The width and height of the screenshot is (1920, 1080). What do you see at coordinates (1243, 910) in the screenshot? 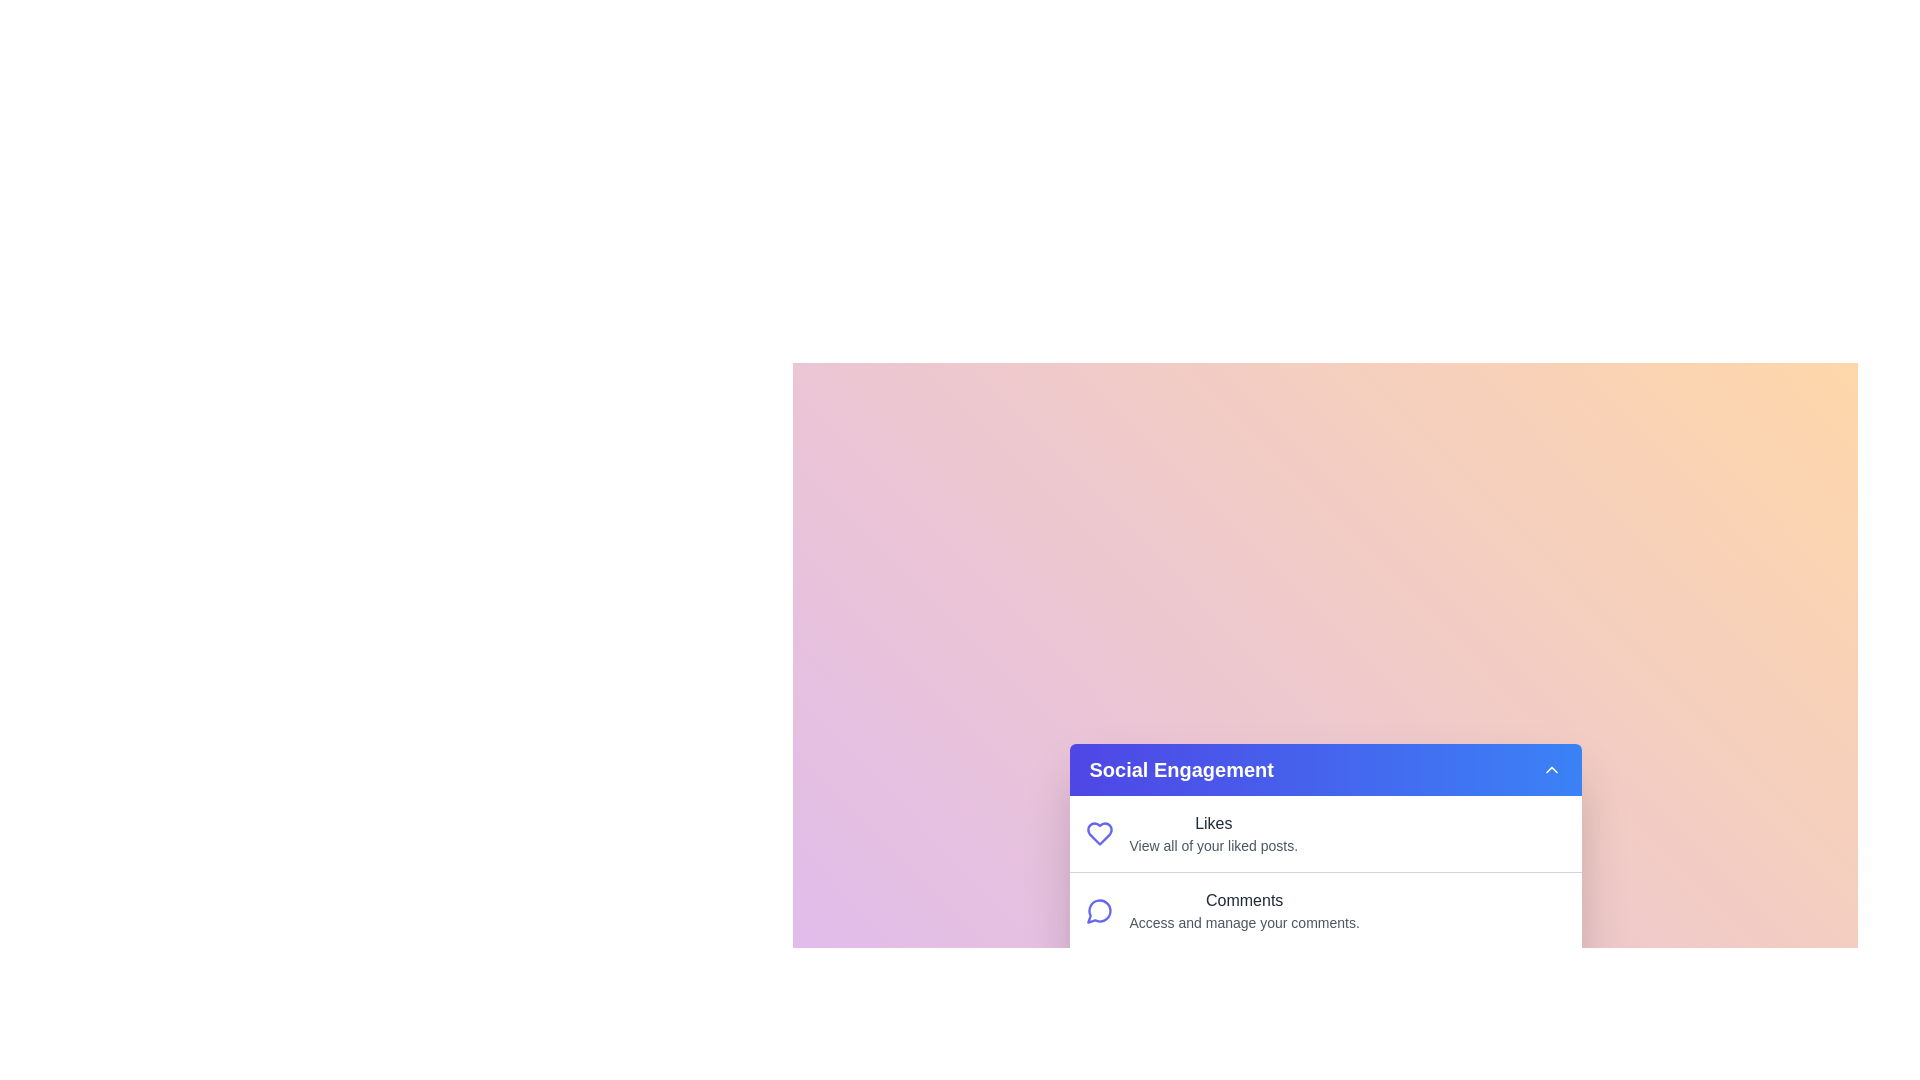
I see `the menu item Comments to view its details` at bounding box center [1243, 910].